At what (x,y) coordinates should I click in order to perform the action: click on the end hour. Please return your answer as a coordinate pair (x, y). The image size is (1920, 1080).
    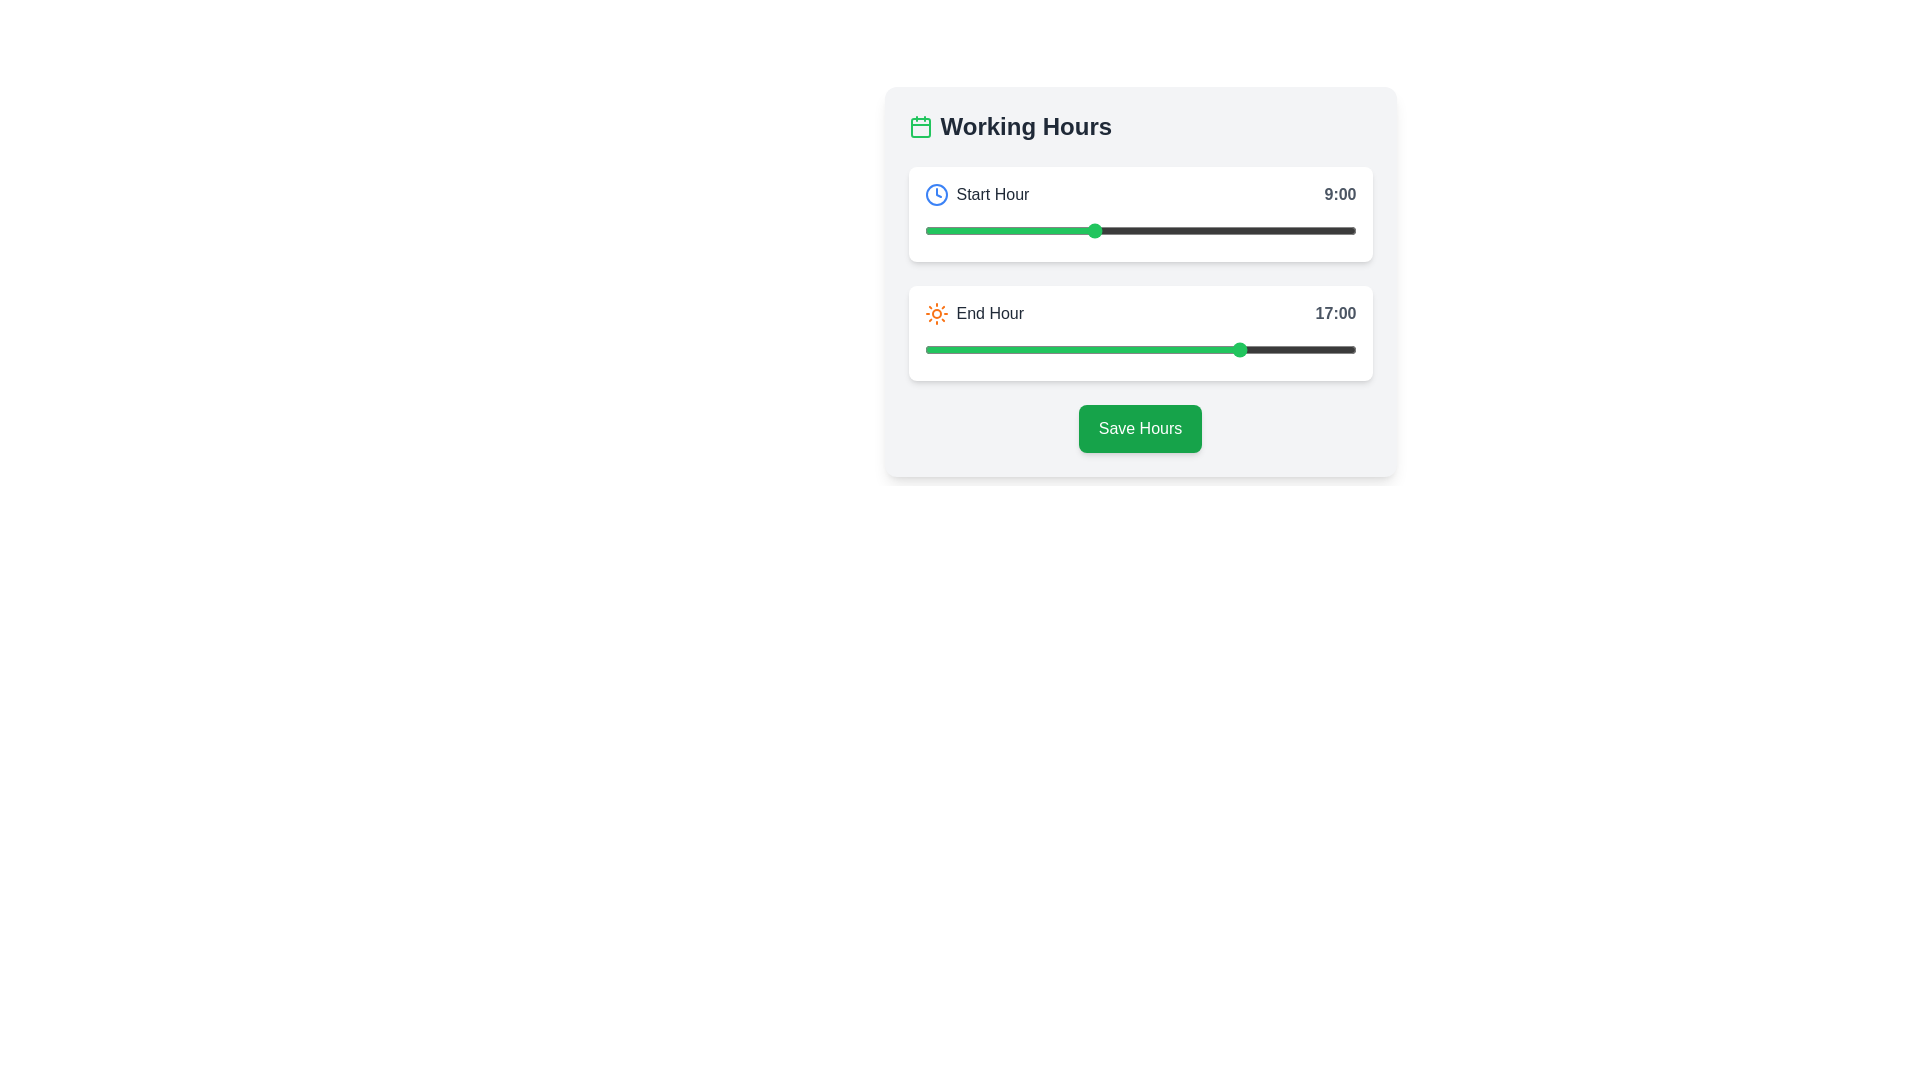
    Looking at the image, I should click on (1300, 349).